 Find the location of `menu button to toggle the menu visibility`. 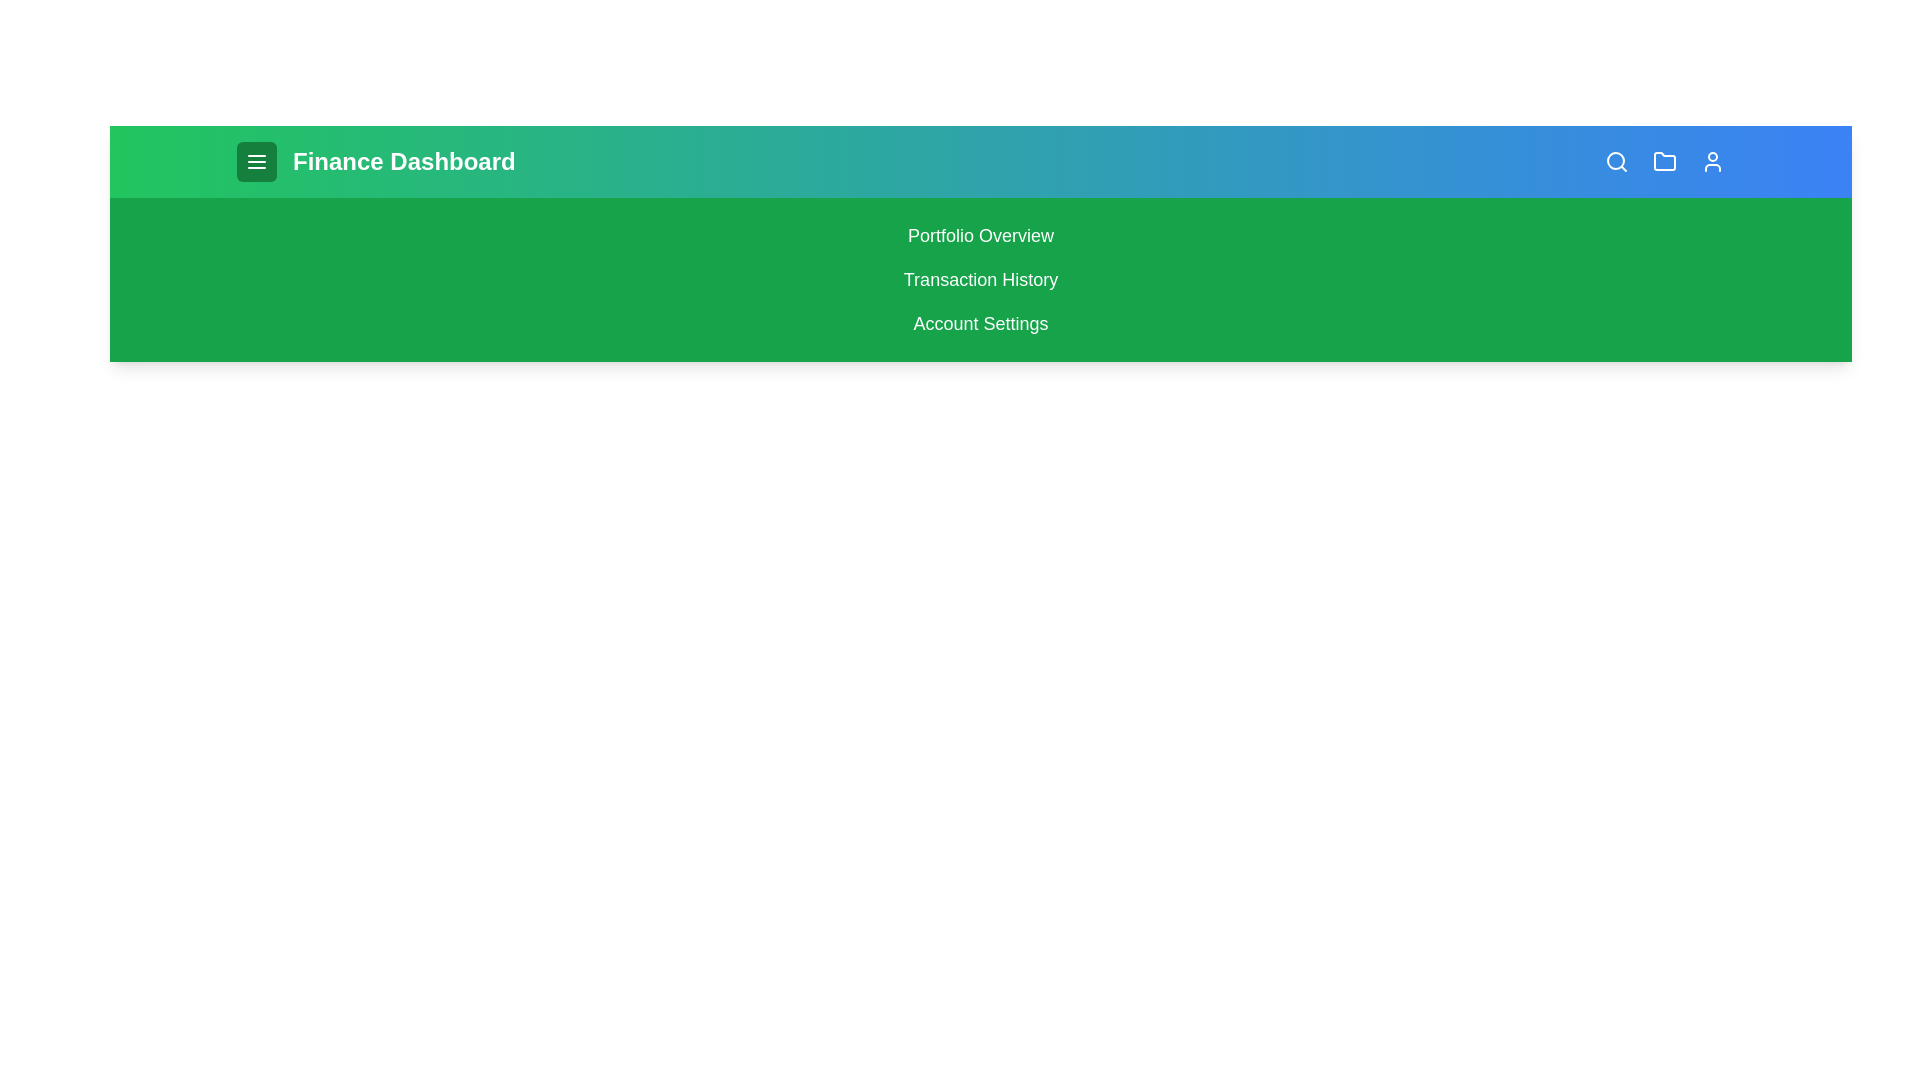

menu button to toggle the menu visibility is located at coordinates (256, 161).